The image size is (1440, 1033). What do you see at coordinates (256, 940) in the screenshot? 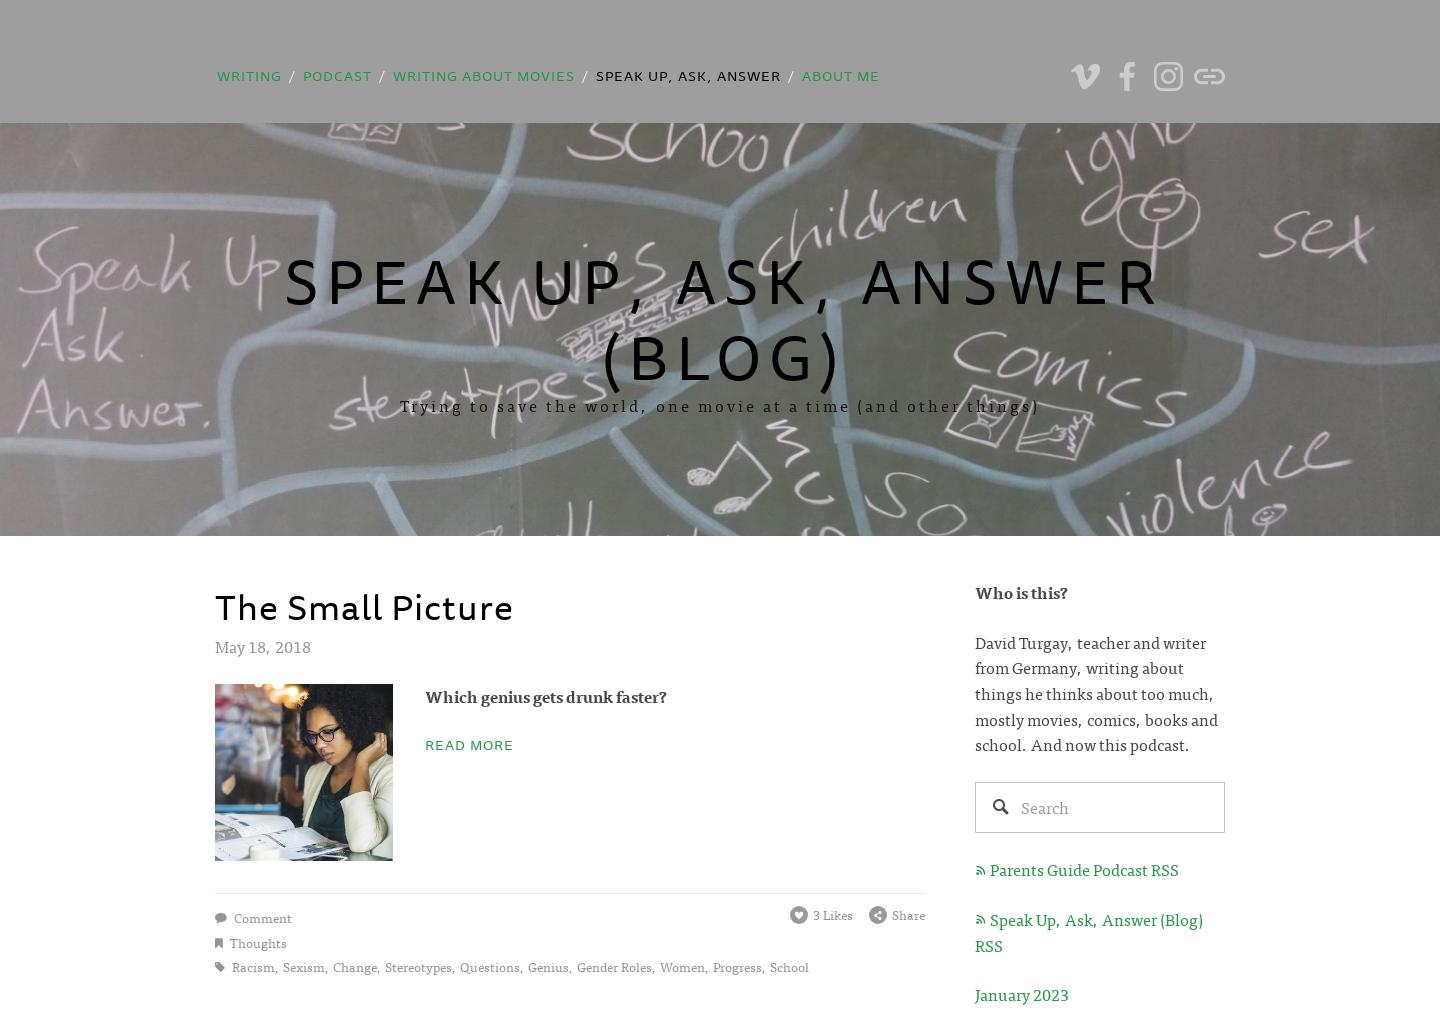
I see `'thoughts'` at bounding box center [256, 940].